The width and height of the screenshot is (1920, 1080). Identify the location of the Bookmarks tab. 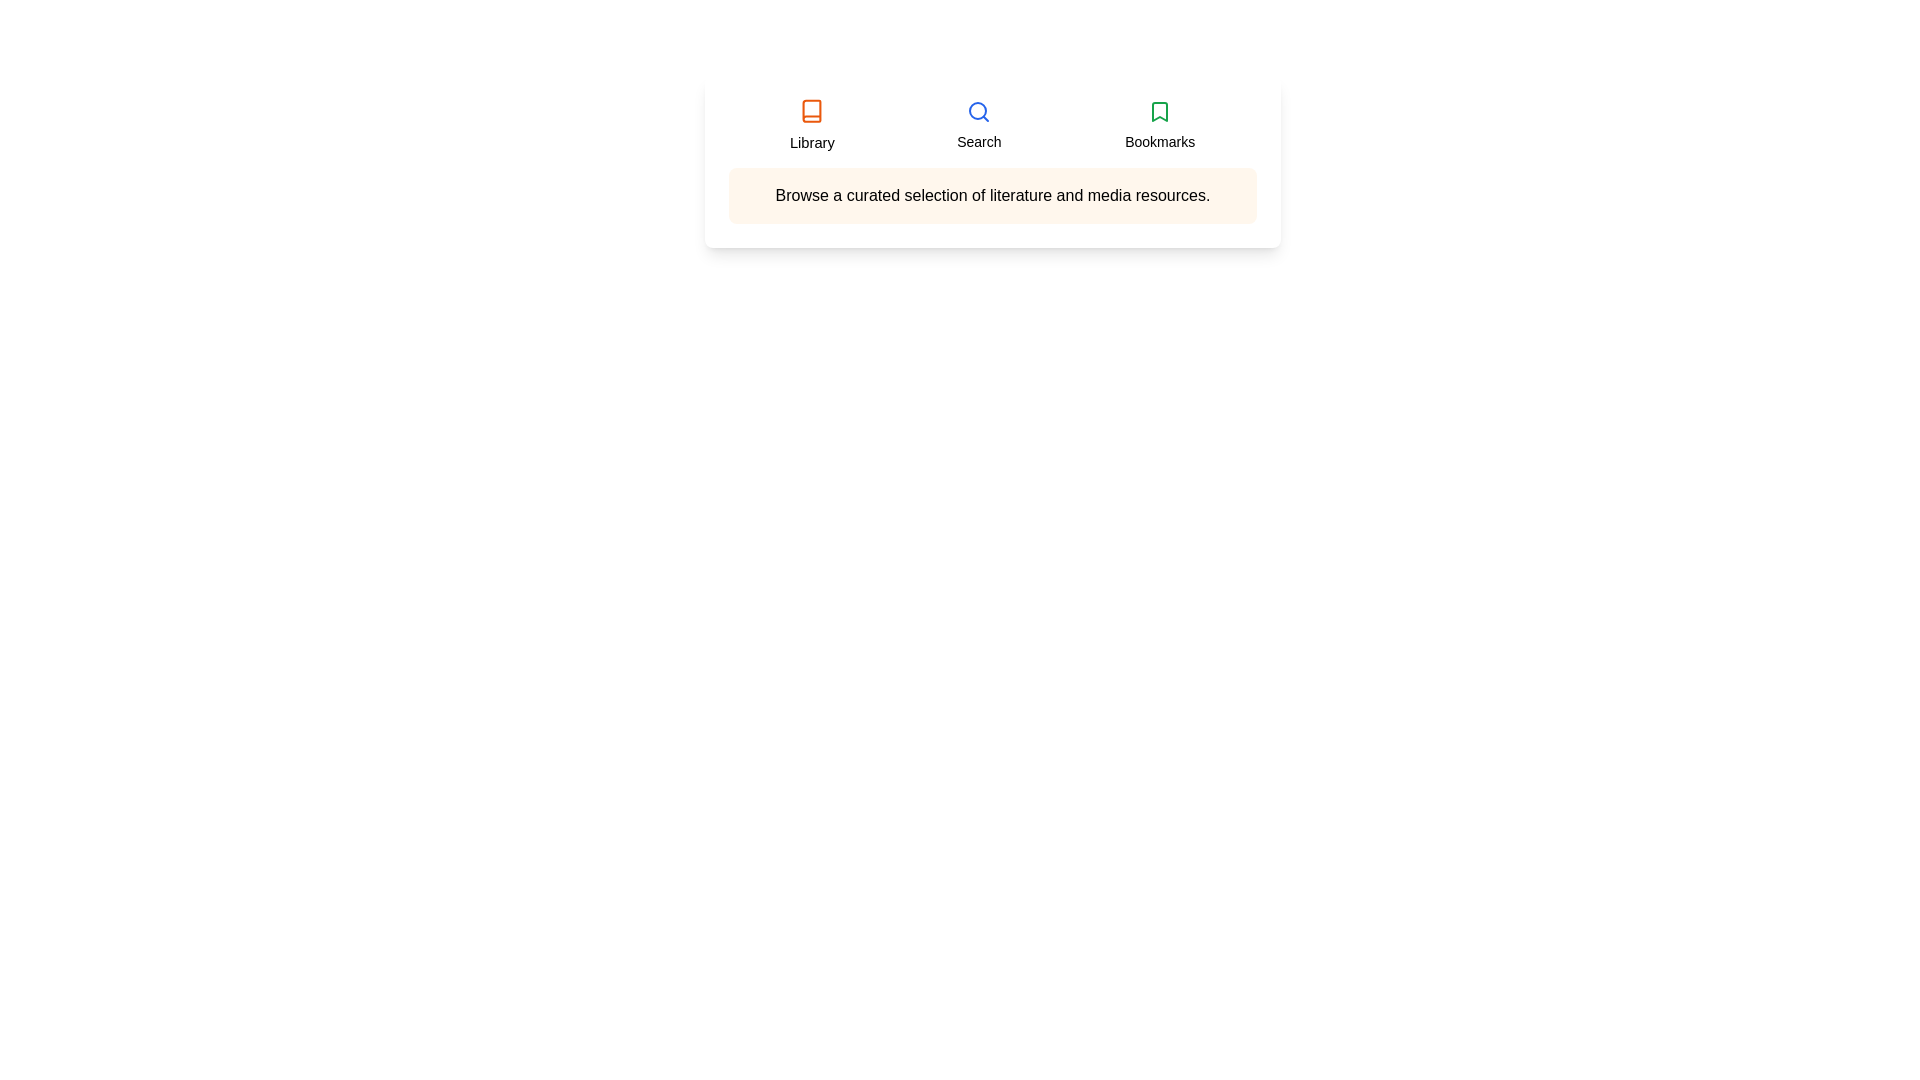
(1160, 126).